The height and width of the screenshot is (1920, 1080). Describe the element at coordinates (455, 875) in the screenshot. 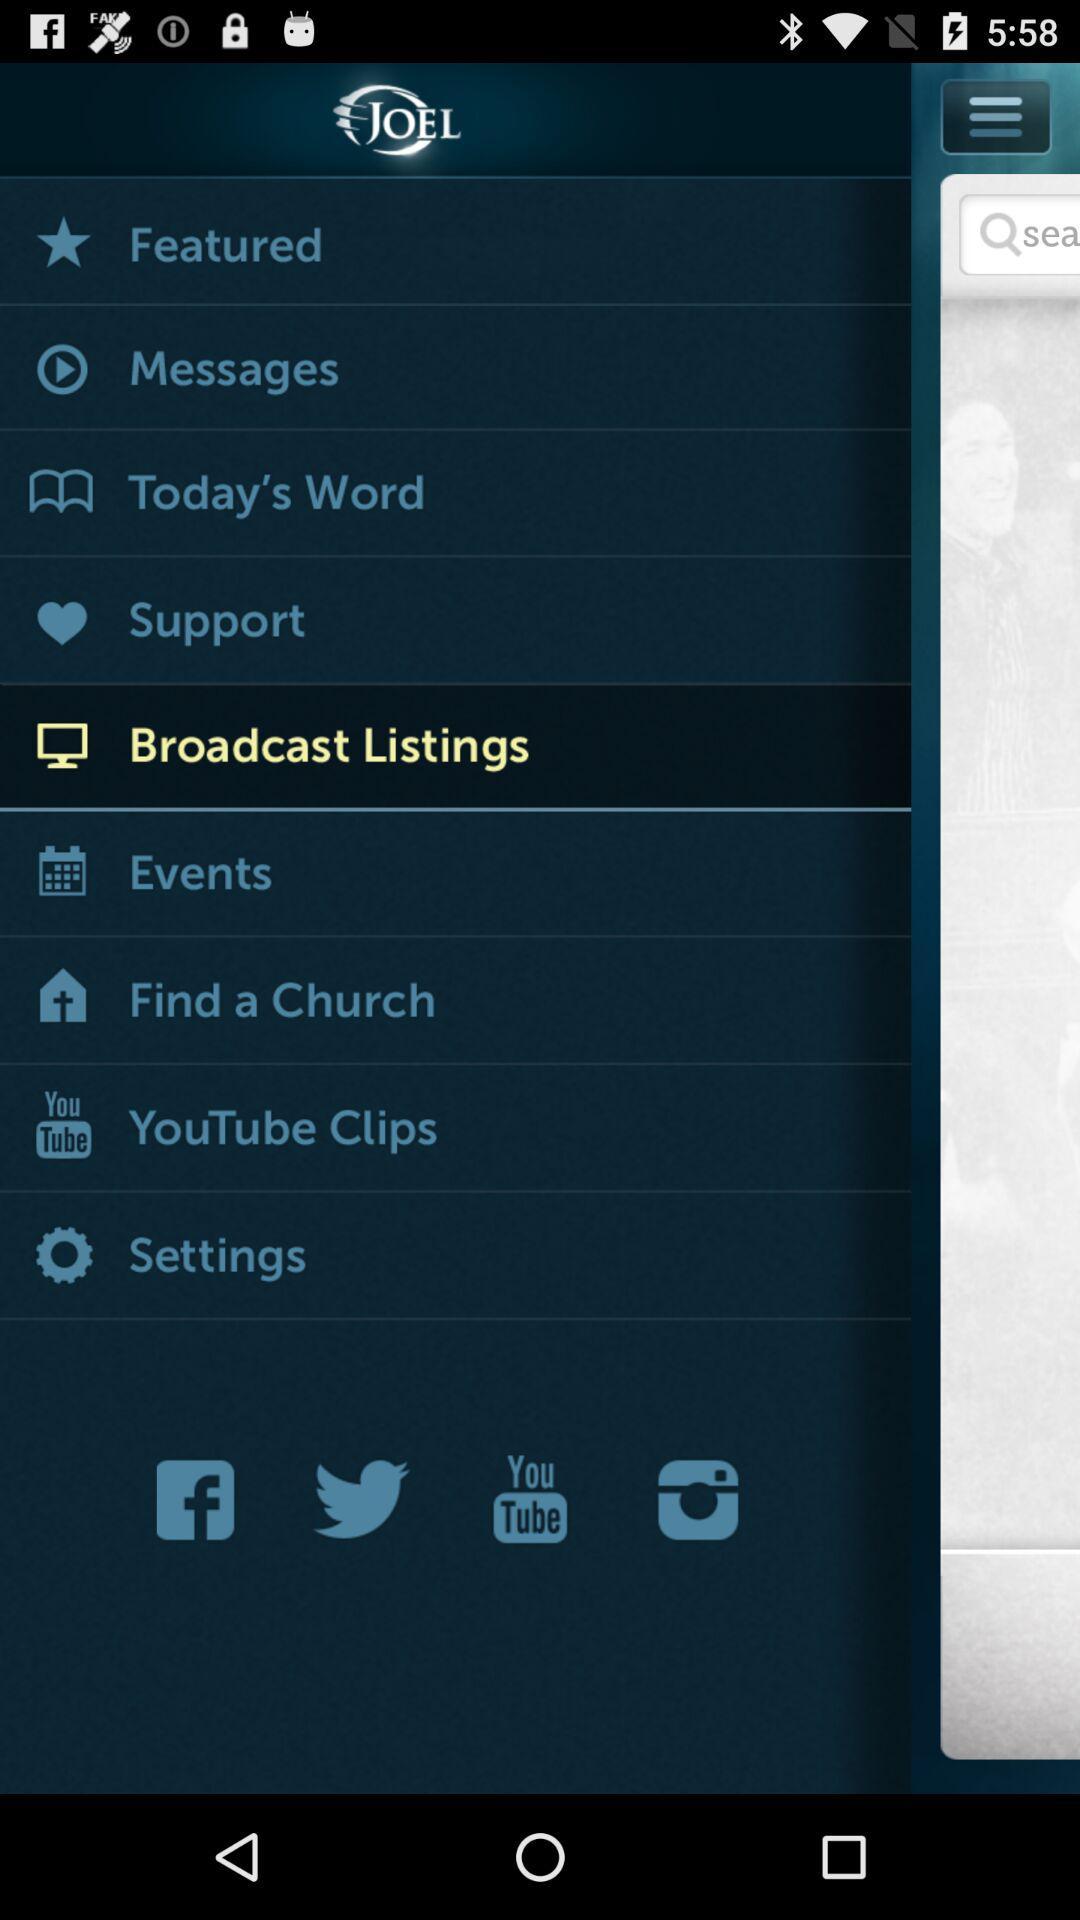

I see `open calender` at that location.